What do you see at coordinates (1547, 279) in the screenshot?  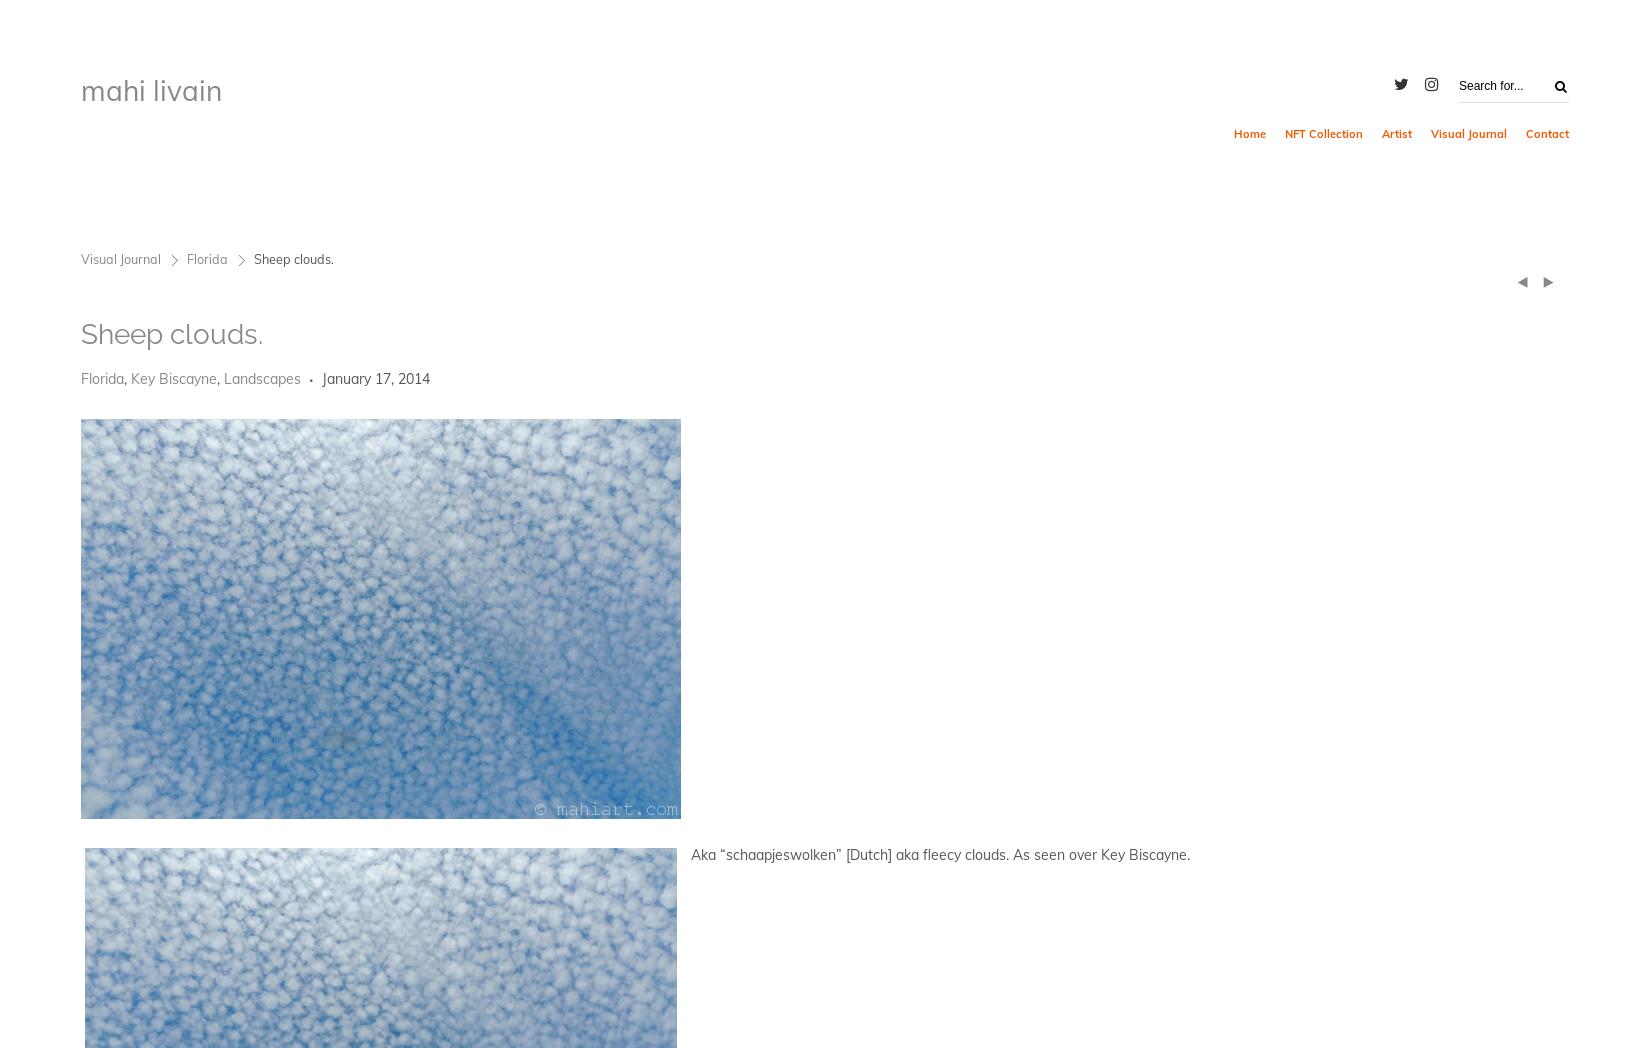 I see `')'` at bounding box center [1547, 279].